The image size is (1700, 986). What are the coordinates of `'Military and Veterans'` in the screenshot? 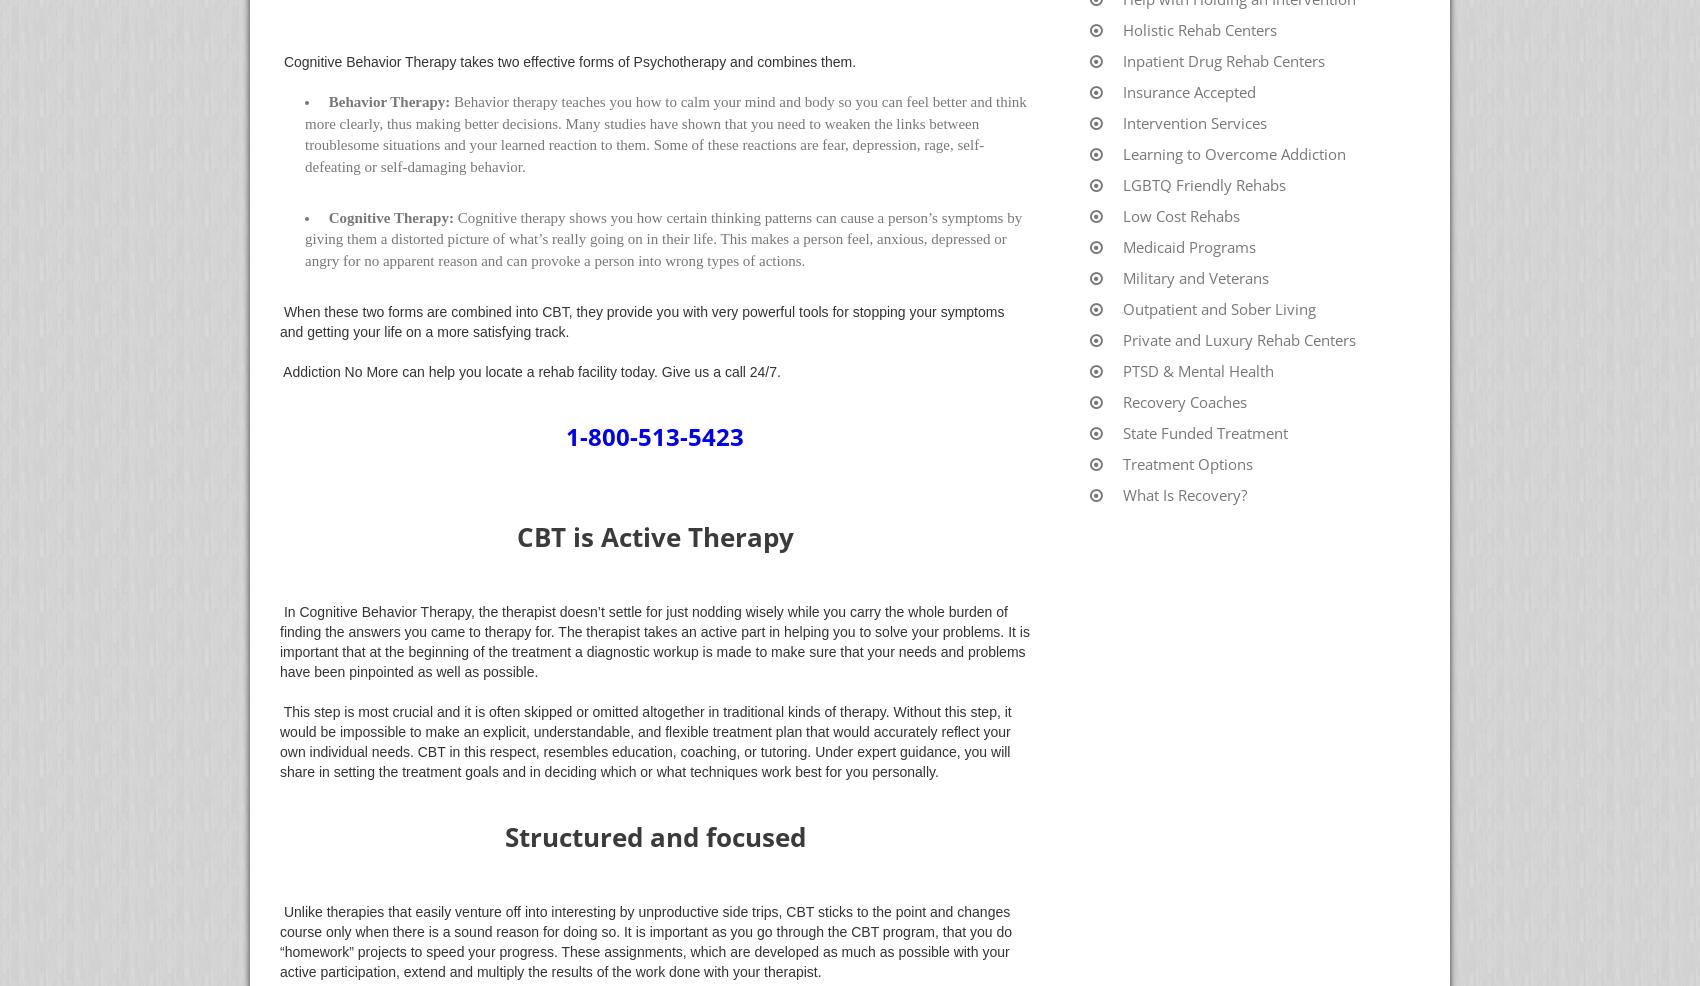 It's located at (1123, 276).